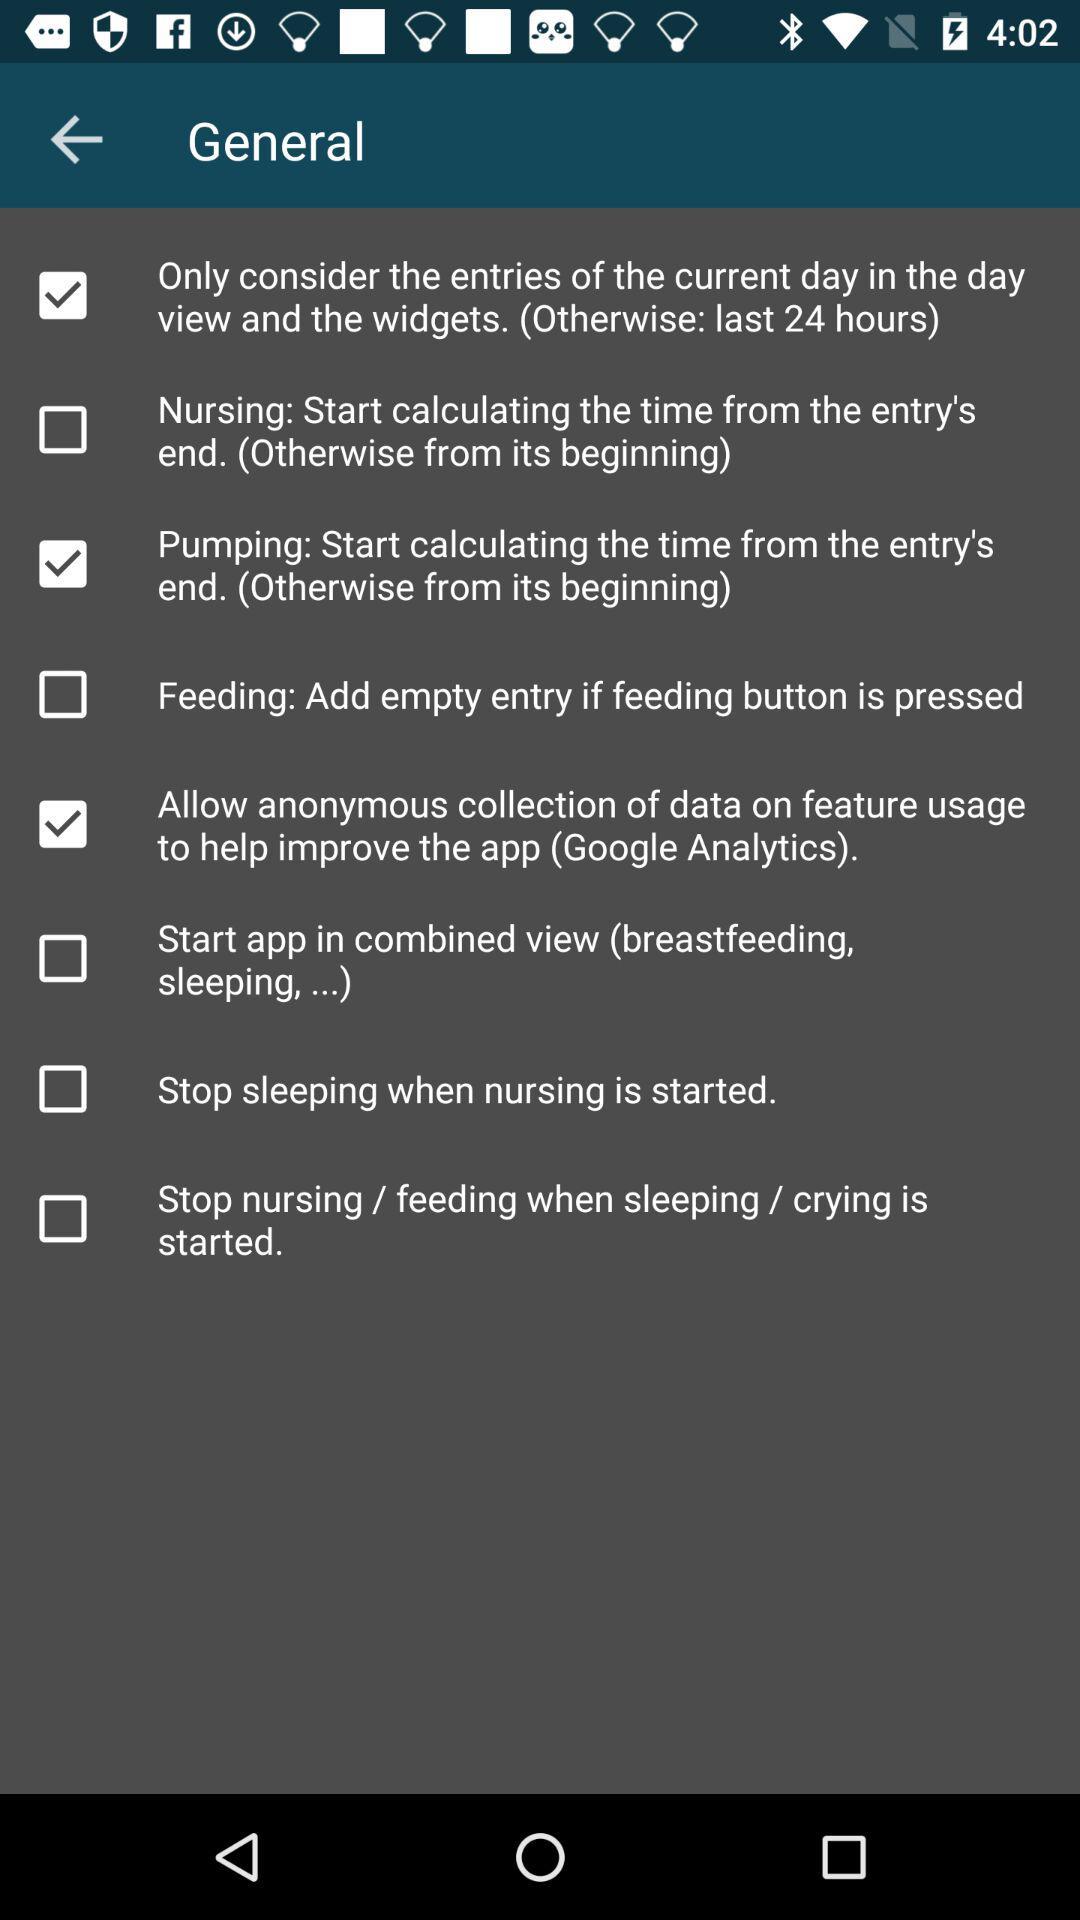  I want to click on the square, so click(61, 1088).